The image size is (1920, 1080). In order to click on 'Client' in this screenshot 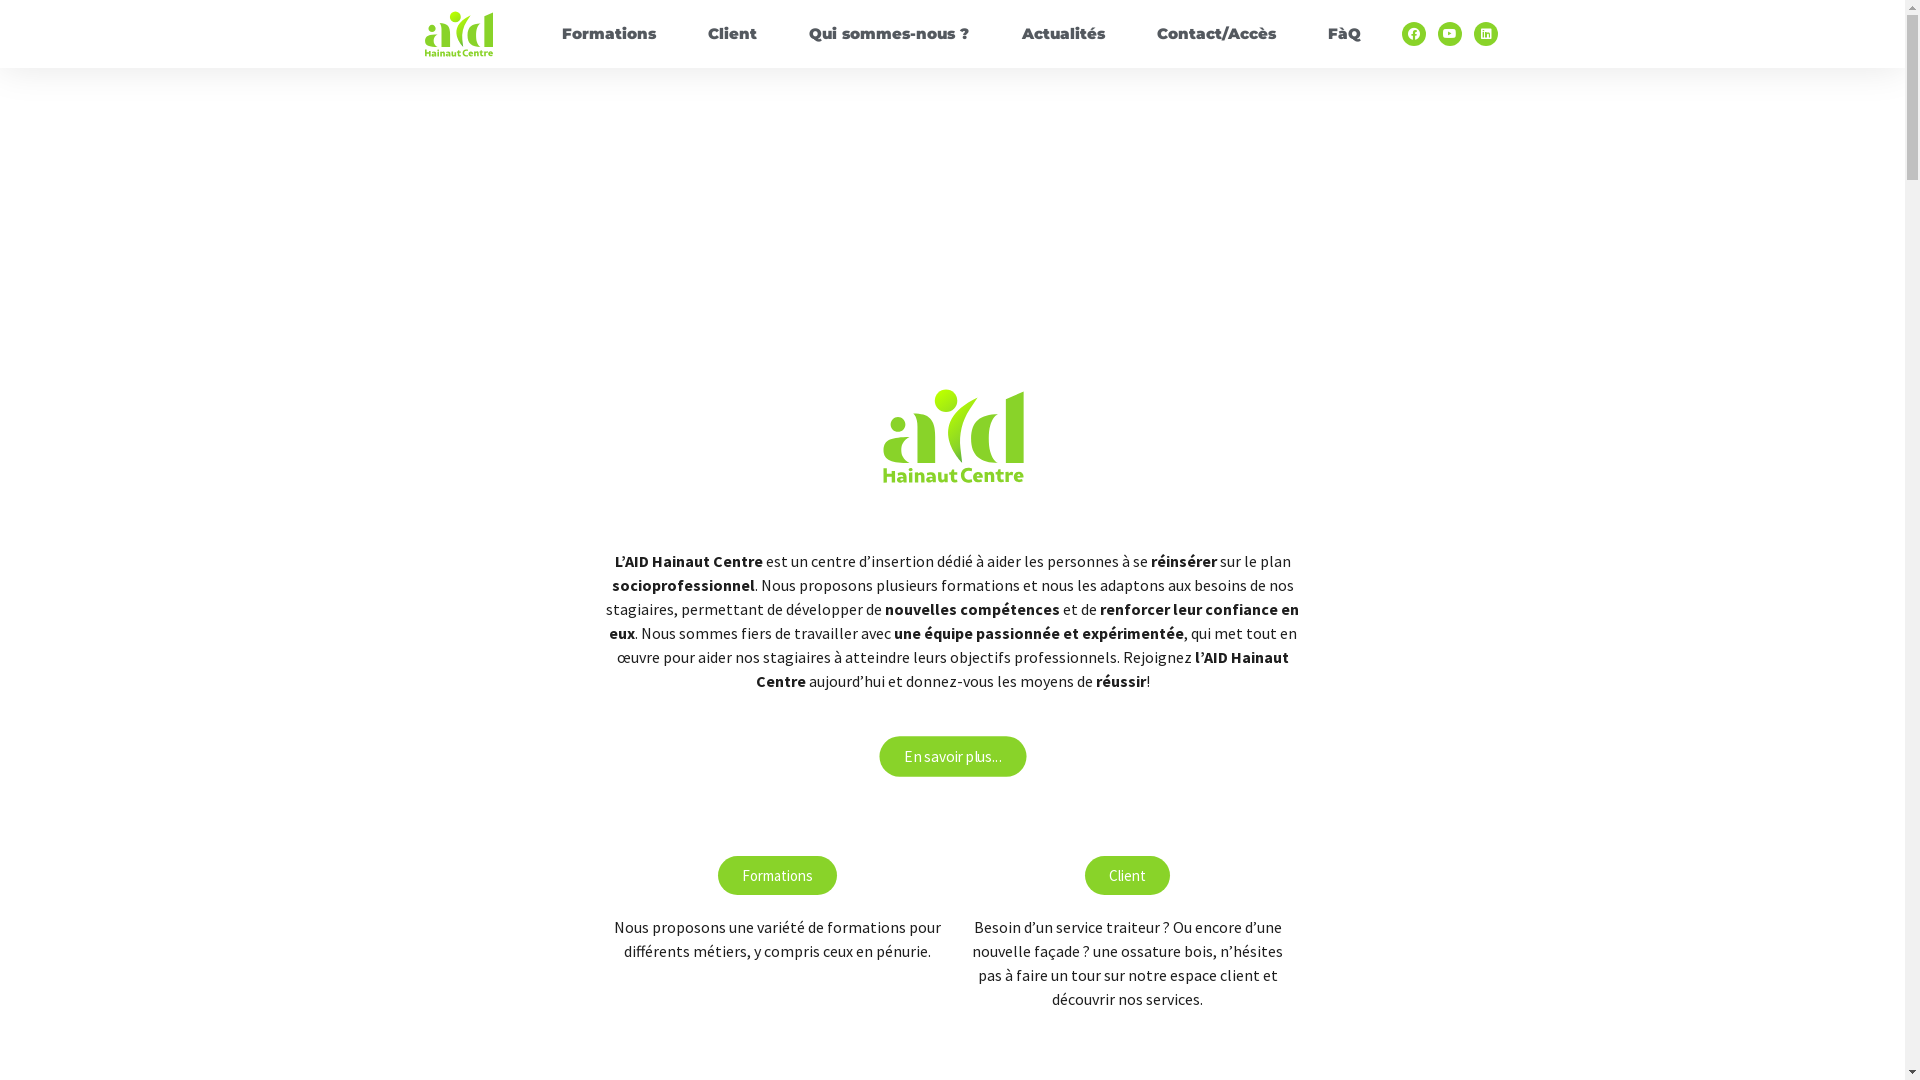, I will do `click(1083, 874)`.